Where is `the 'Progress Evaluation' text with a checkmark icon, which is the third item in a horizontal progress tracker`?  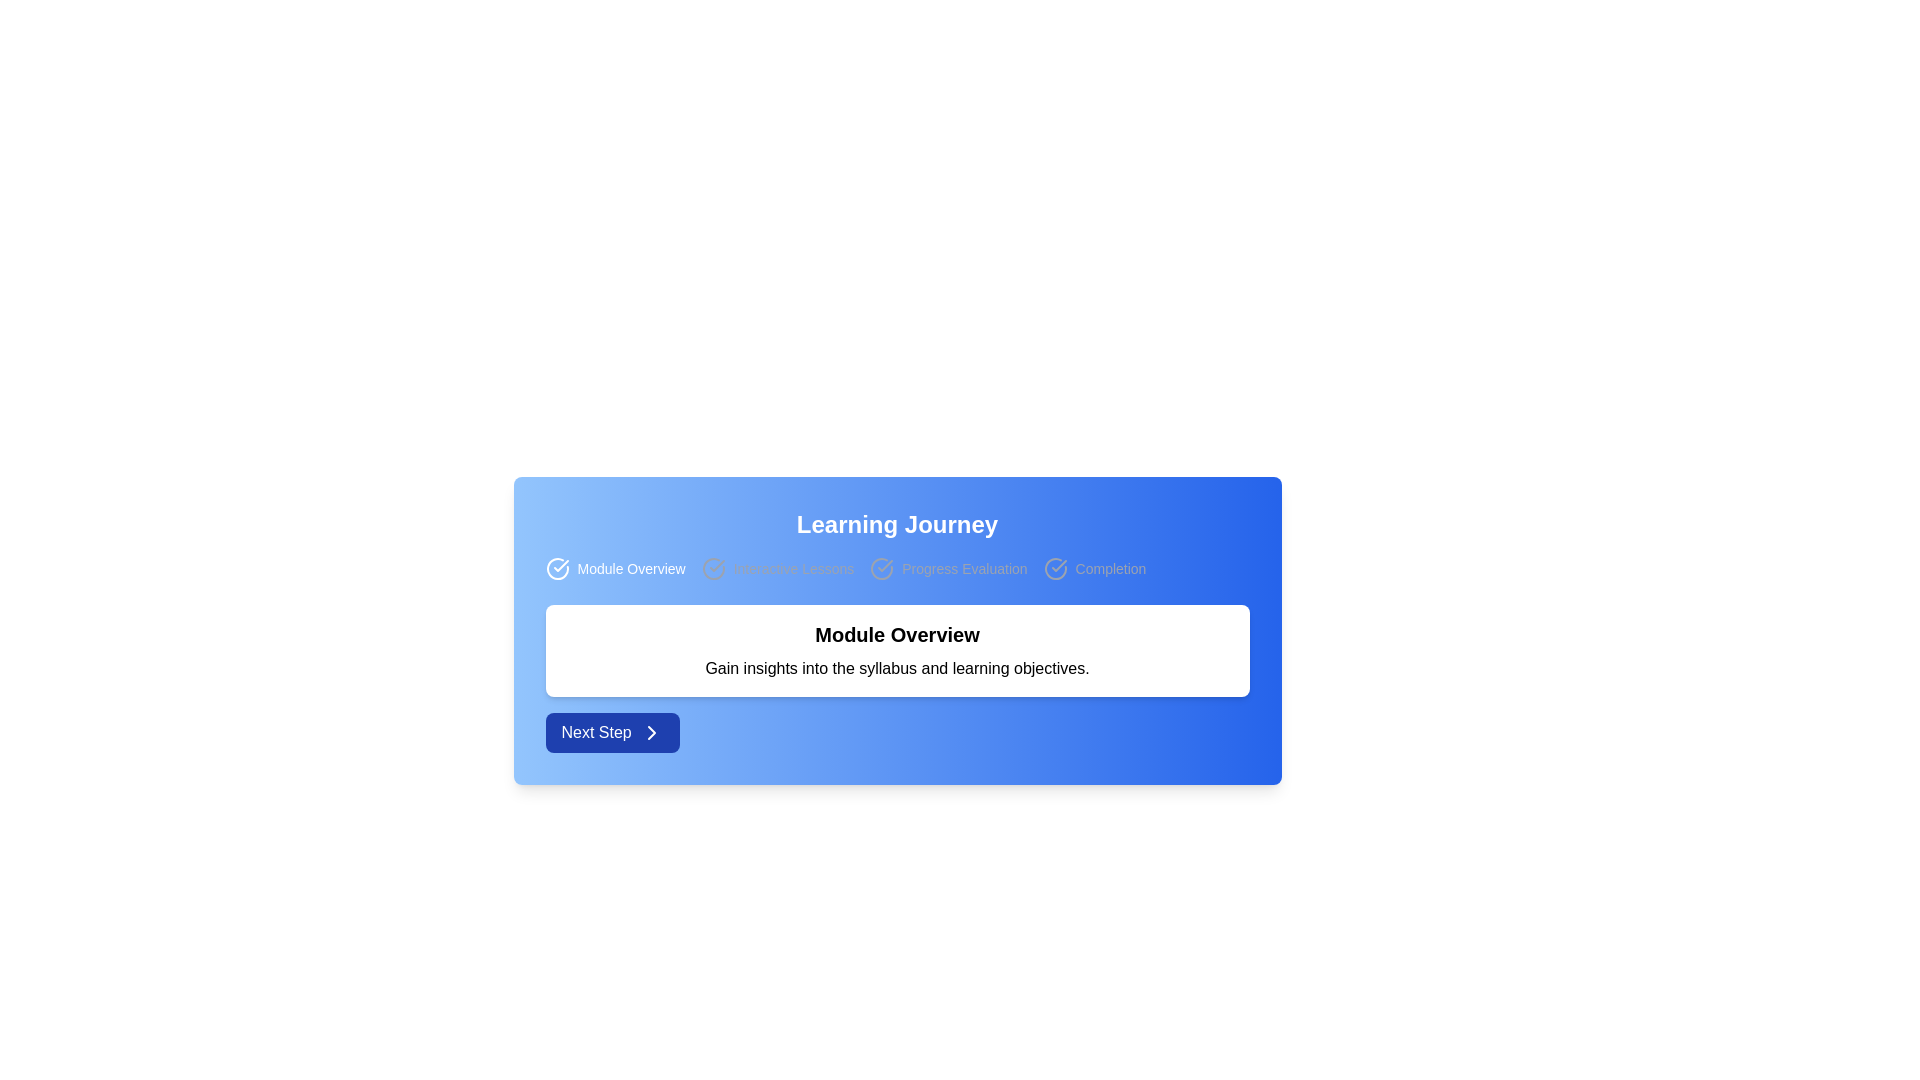
the 'Progress Evaluation' text with a checkmark icon, which is the third item in a horizontal progress tracker is located at coordinates (947, 569).